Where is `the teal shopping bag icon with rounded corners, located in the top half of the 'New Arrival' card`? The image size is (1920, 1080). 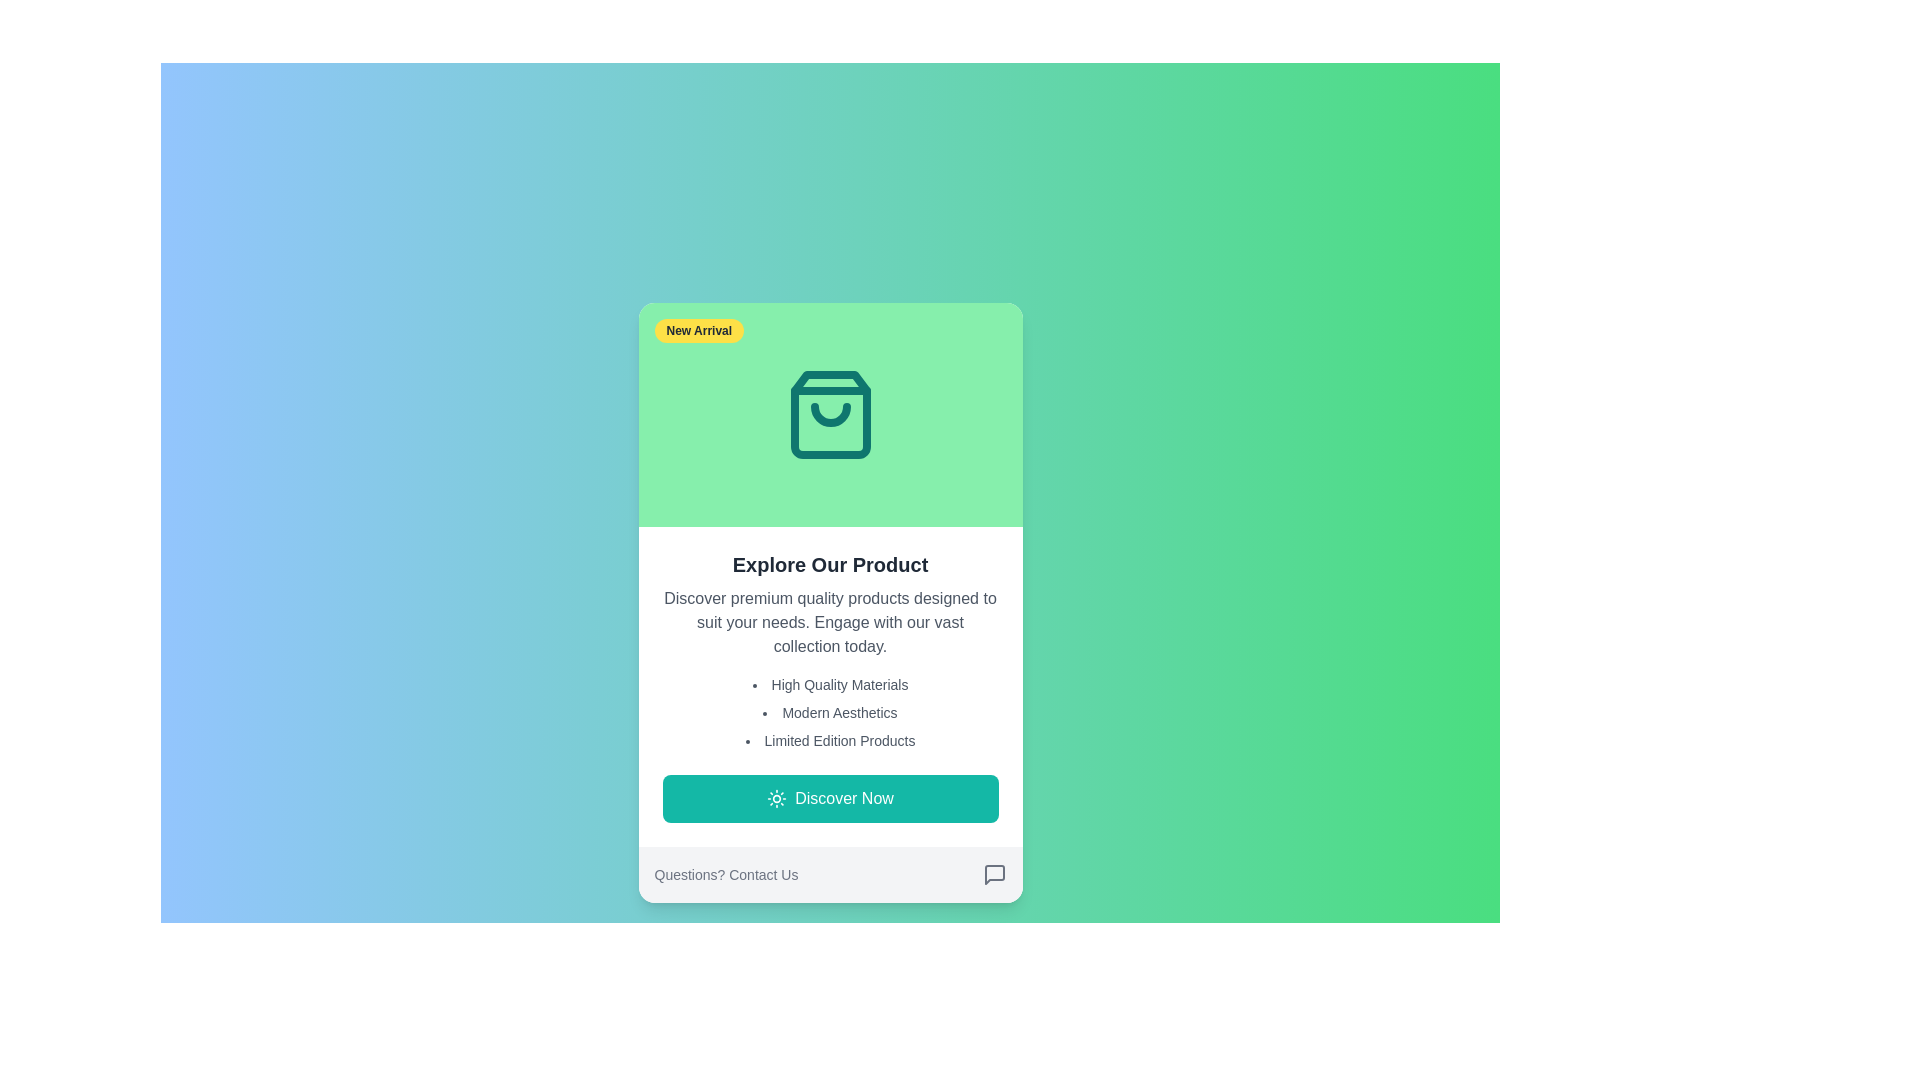 the teal shopping bag icon with rounded corners, located in the top half of the 'New Arrival' card is located at coordinates (830, 414).